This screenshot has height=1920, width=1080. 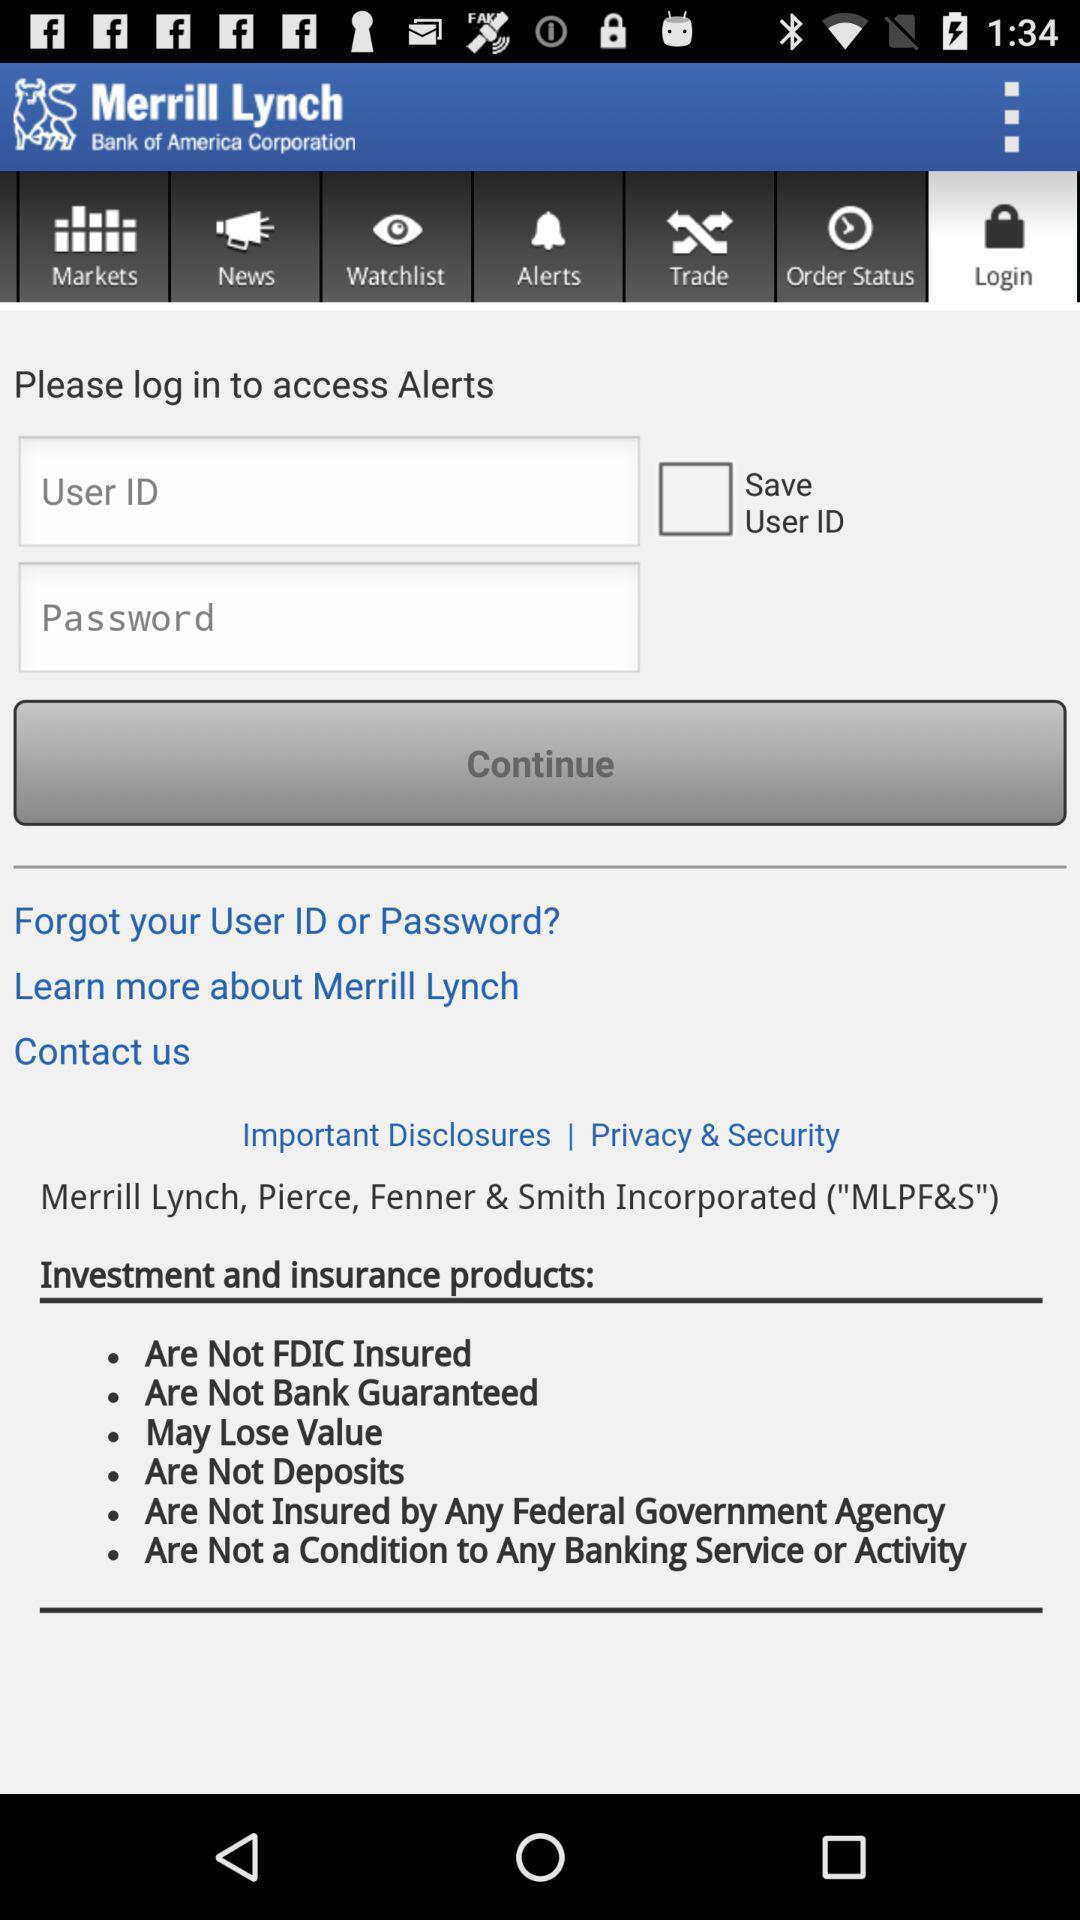 I want to click on the notifications icon, so click(x=548, y=252).